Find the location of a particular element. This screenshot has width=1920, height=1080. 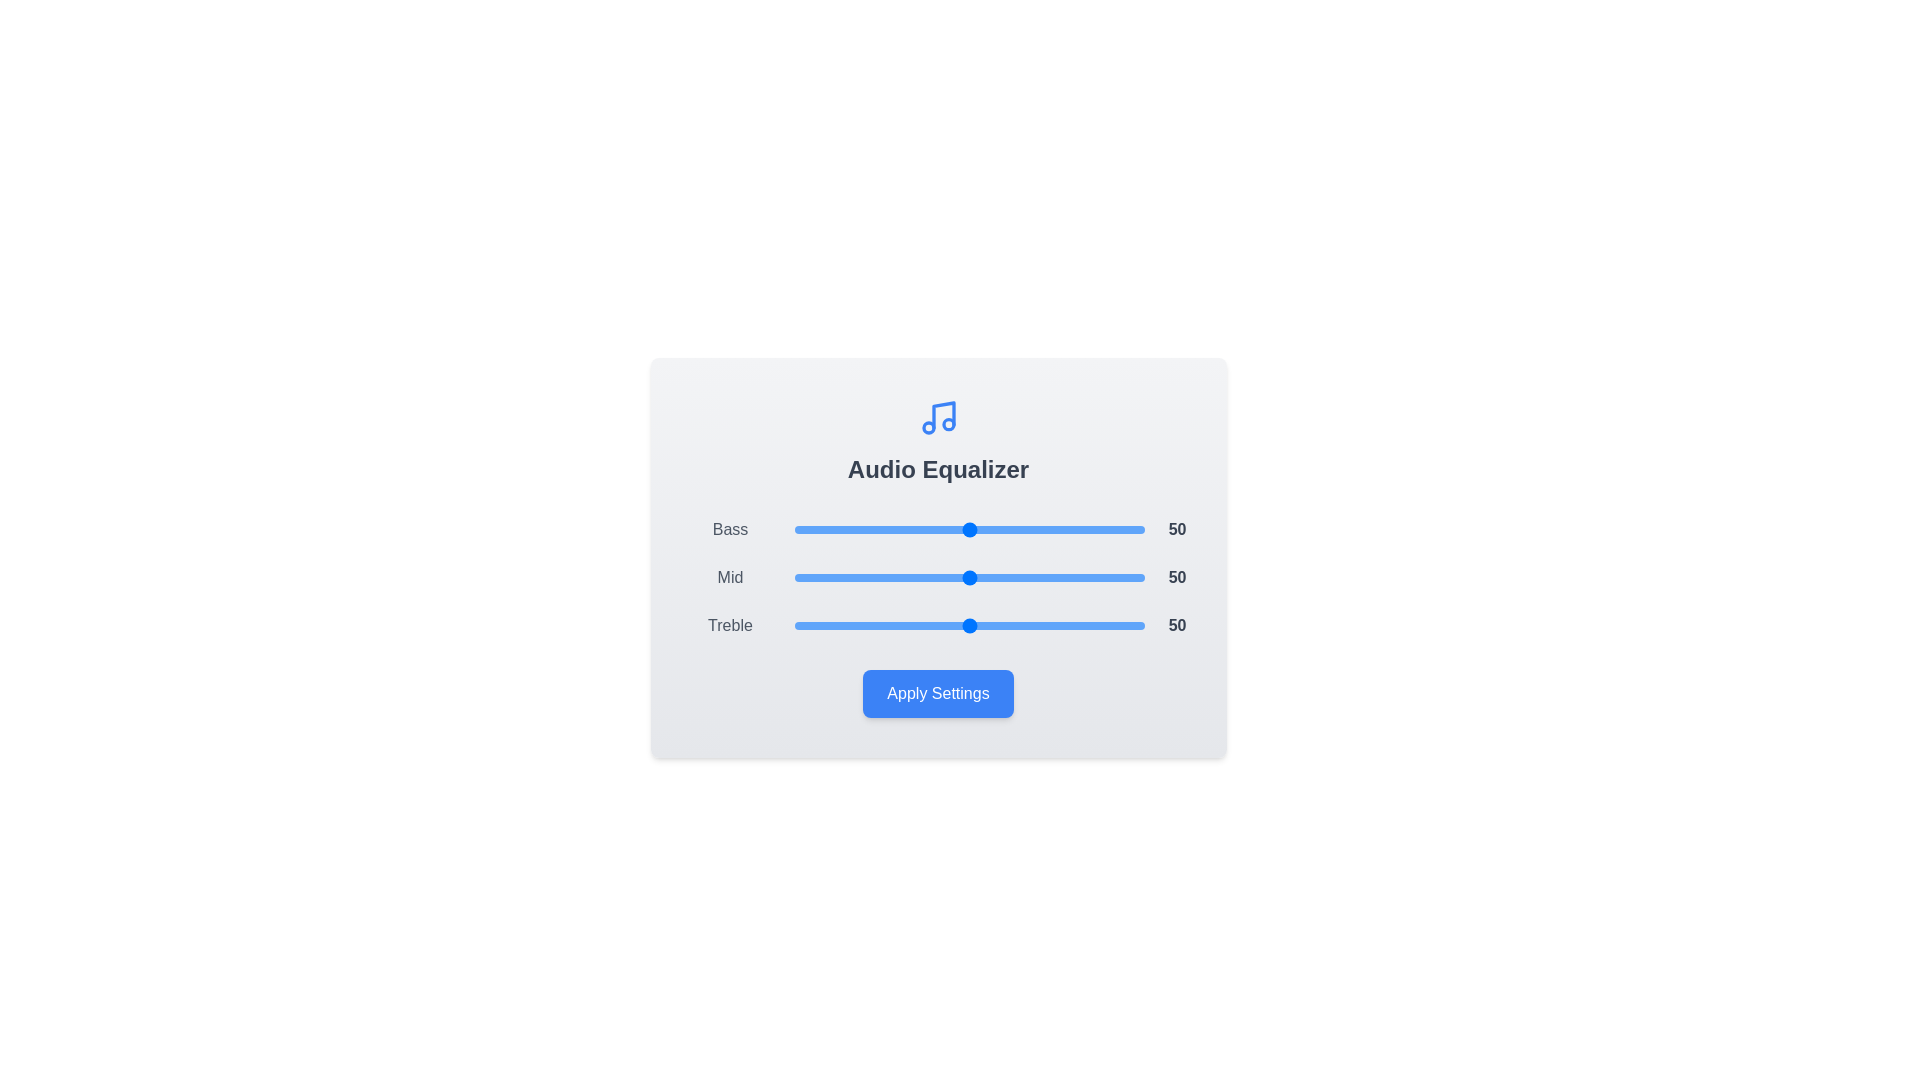

the Treble slider to 24 is located at coordinates (878, 624).